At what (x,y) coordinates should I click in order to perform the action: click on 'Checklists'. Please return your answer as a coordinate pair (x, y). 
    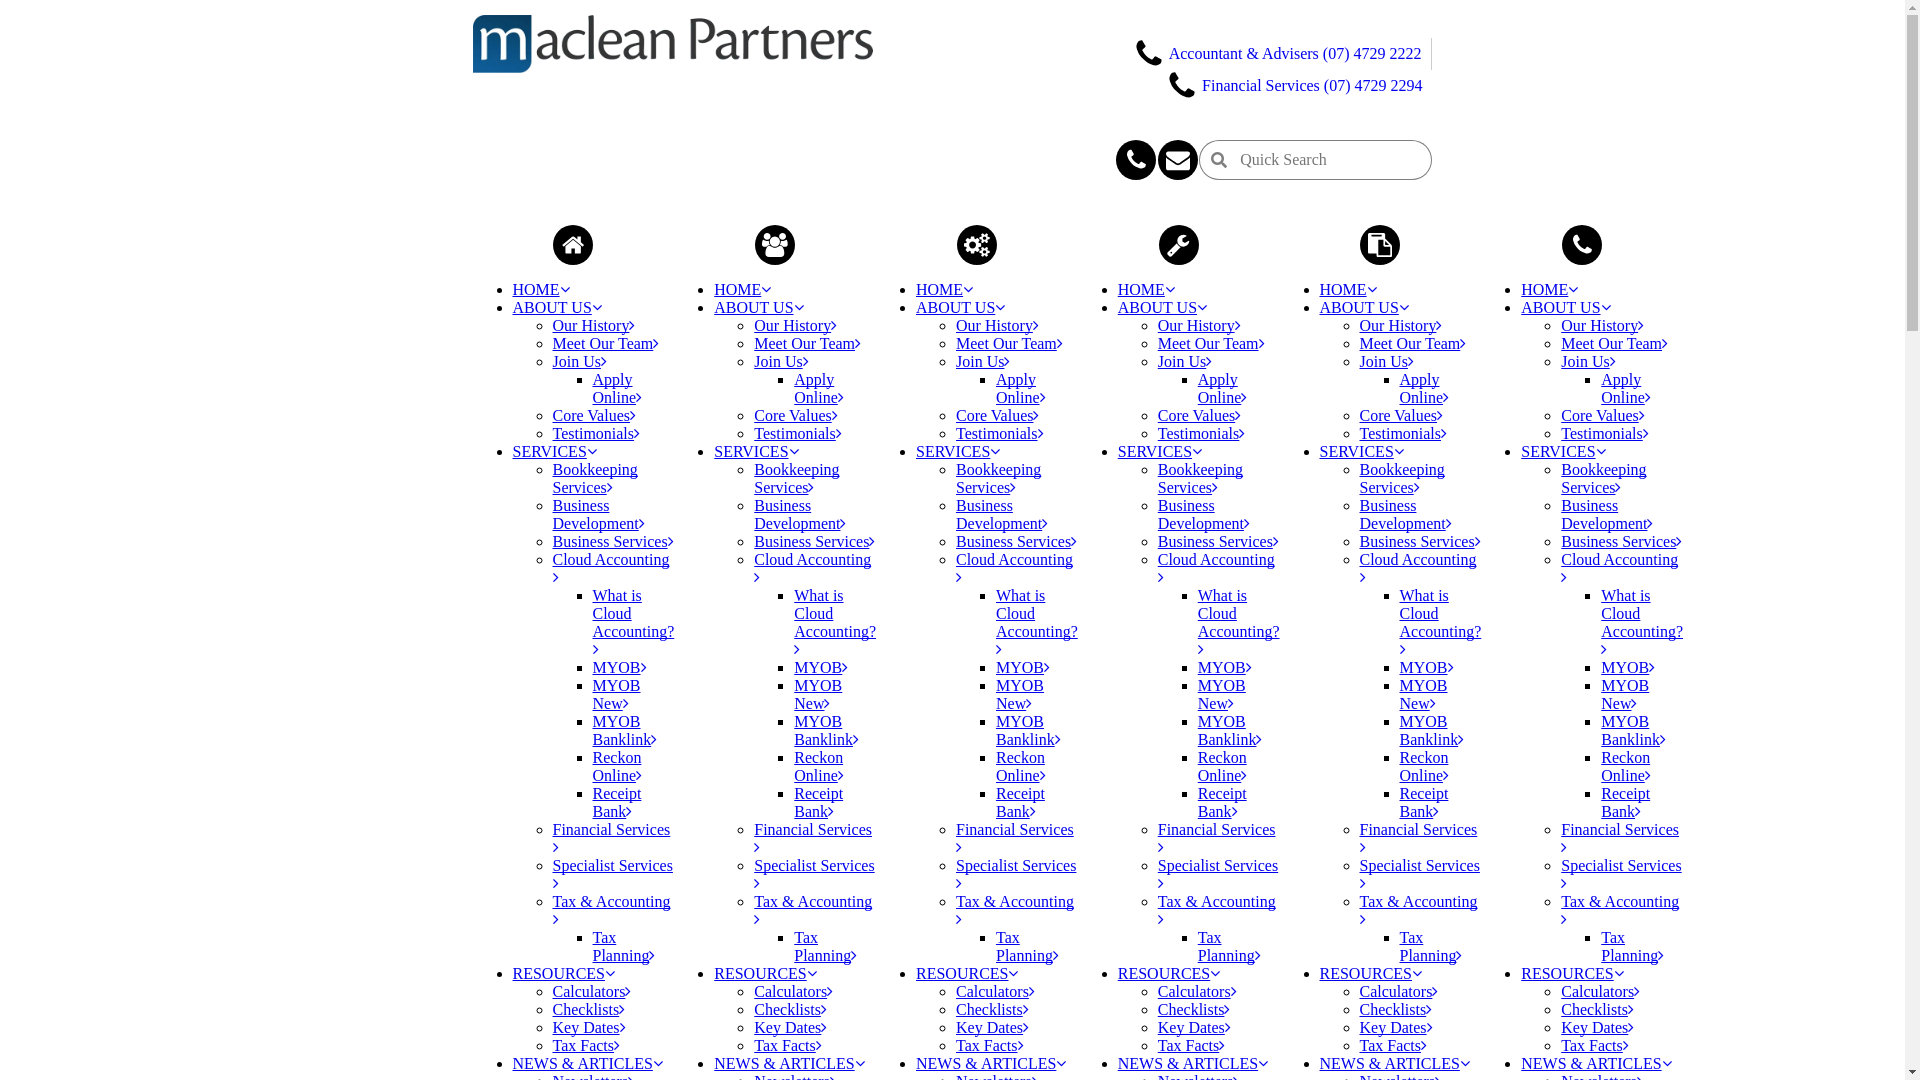
    Looking at the image, I should click on (1194, 1009).